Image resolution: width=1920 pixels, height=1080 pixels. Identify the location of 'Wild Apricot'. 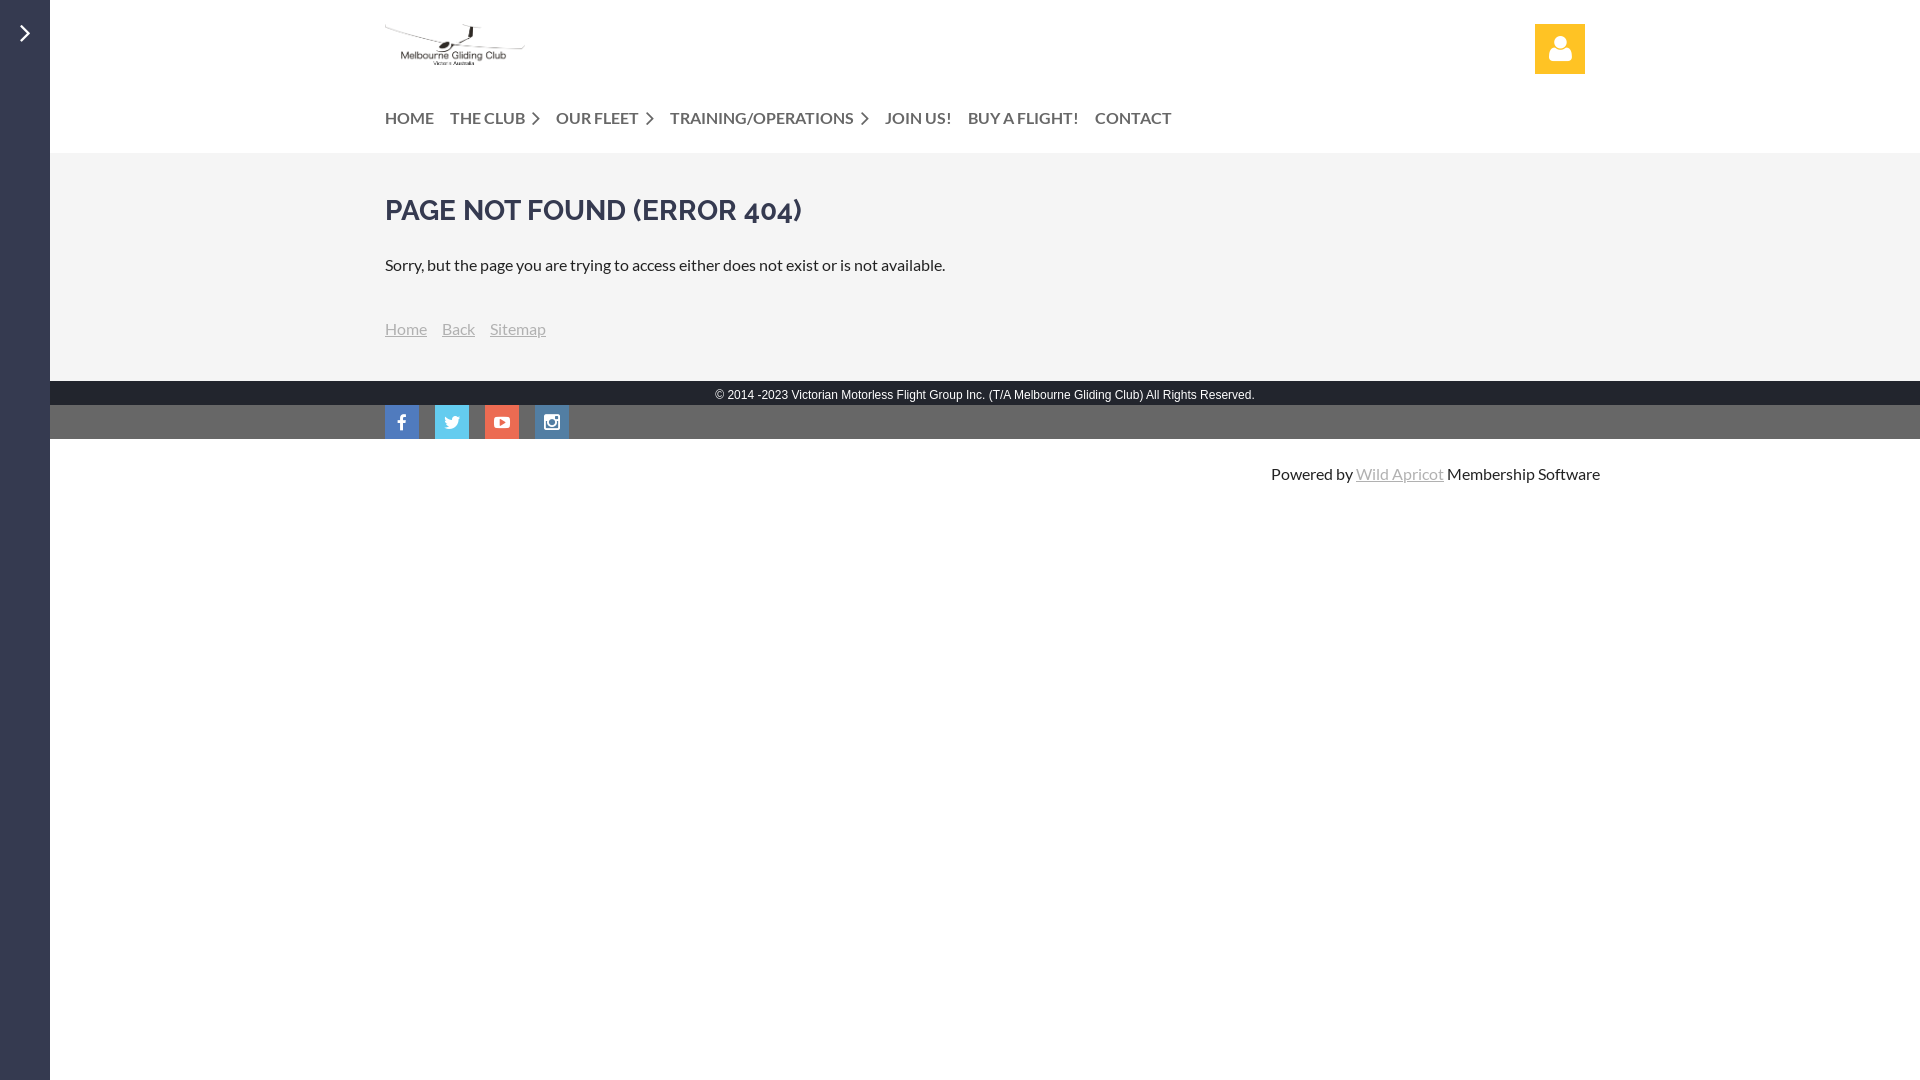
(1399, 473).